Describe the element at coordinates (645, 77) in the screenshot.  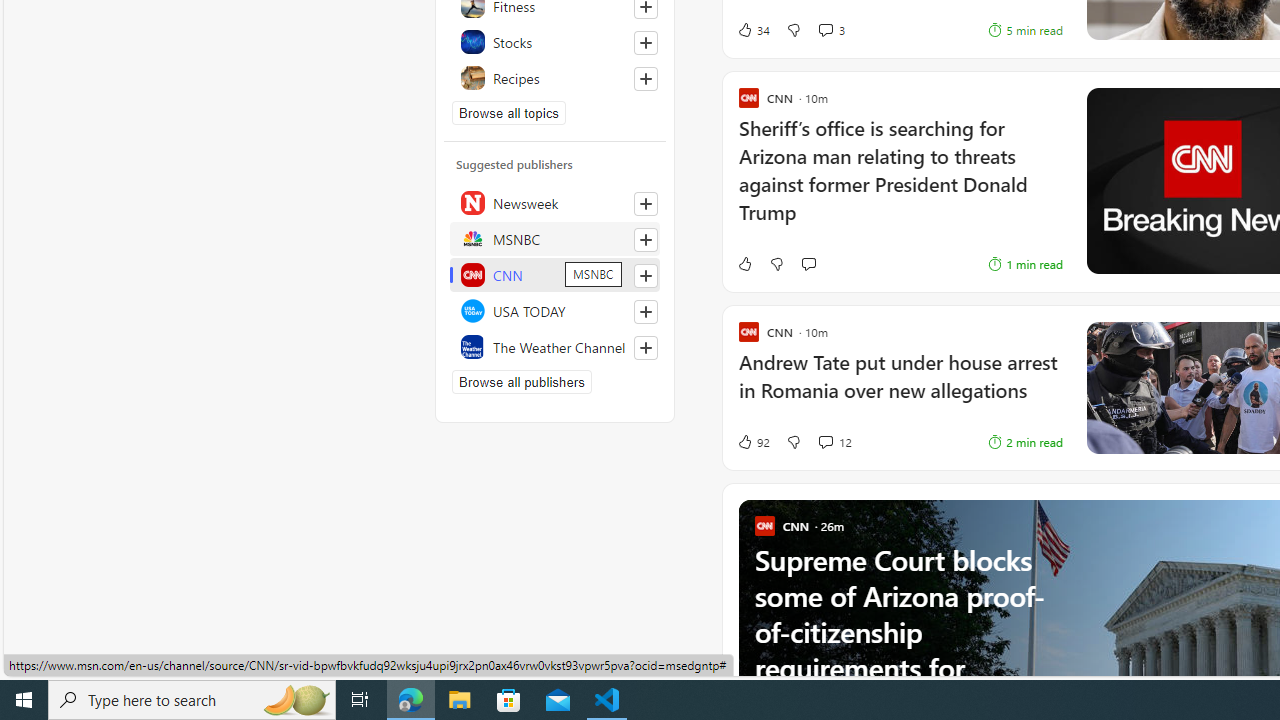
I see `'Follow this topic'` at that location.